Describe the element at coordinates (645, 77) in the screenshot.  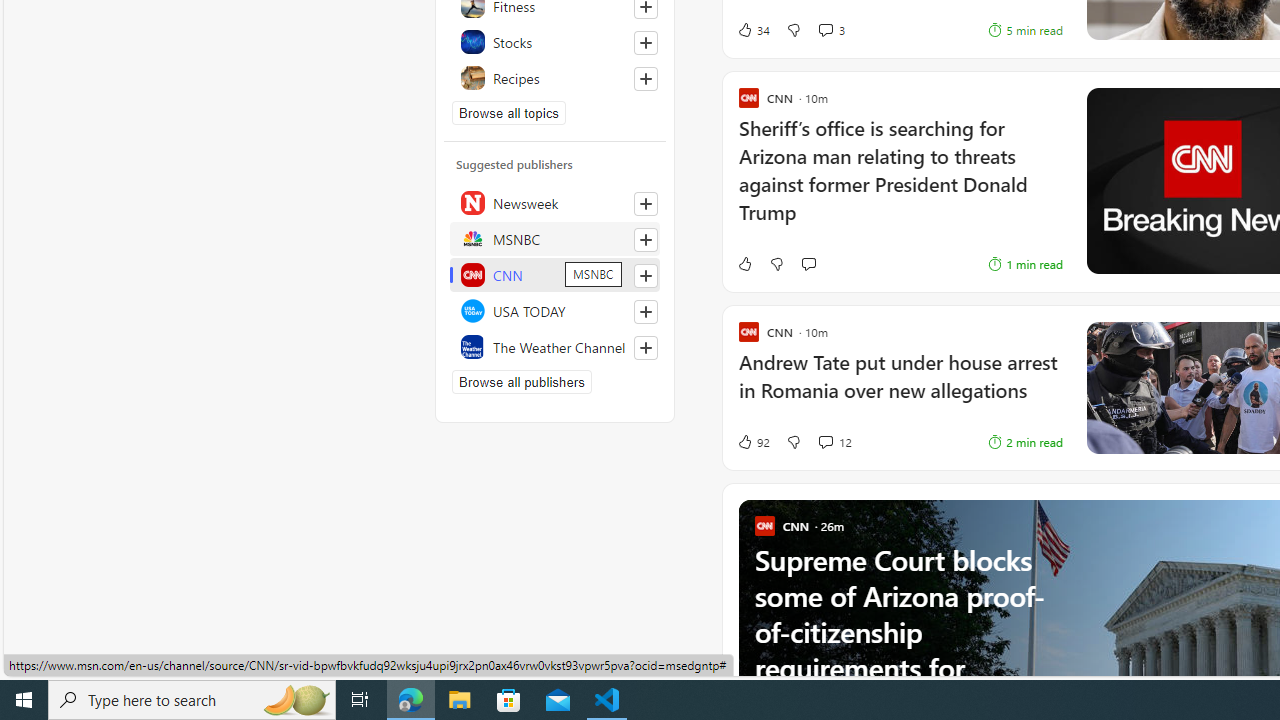
I see `'Follow this topic'` at that location.